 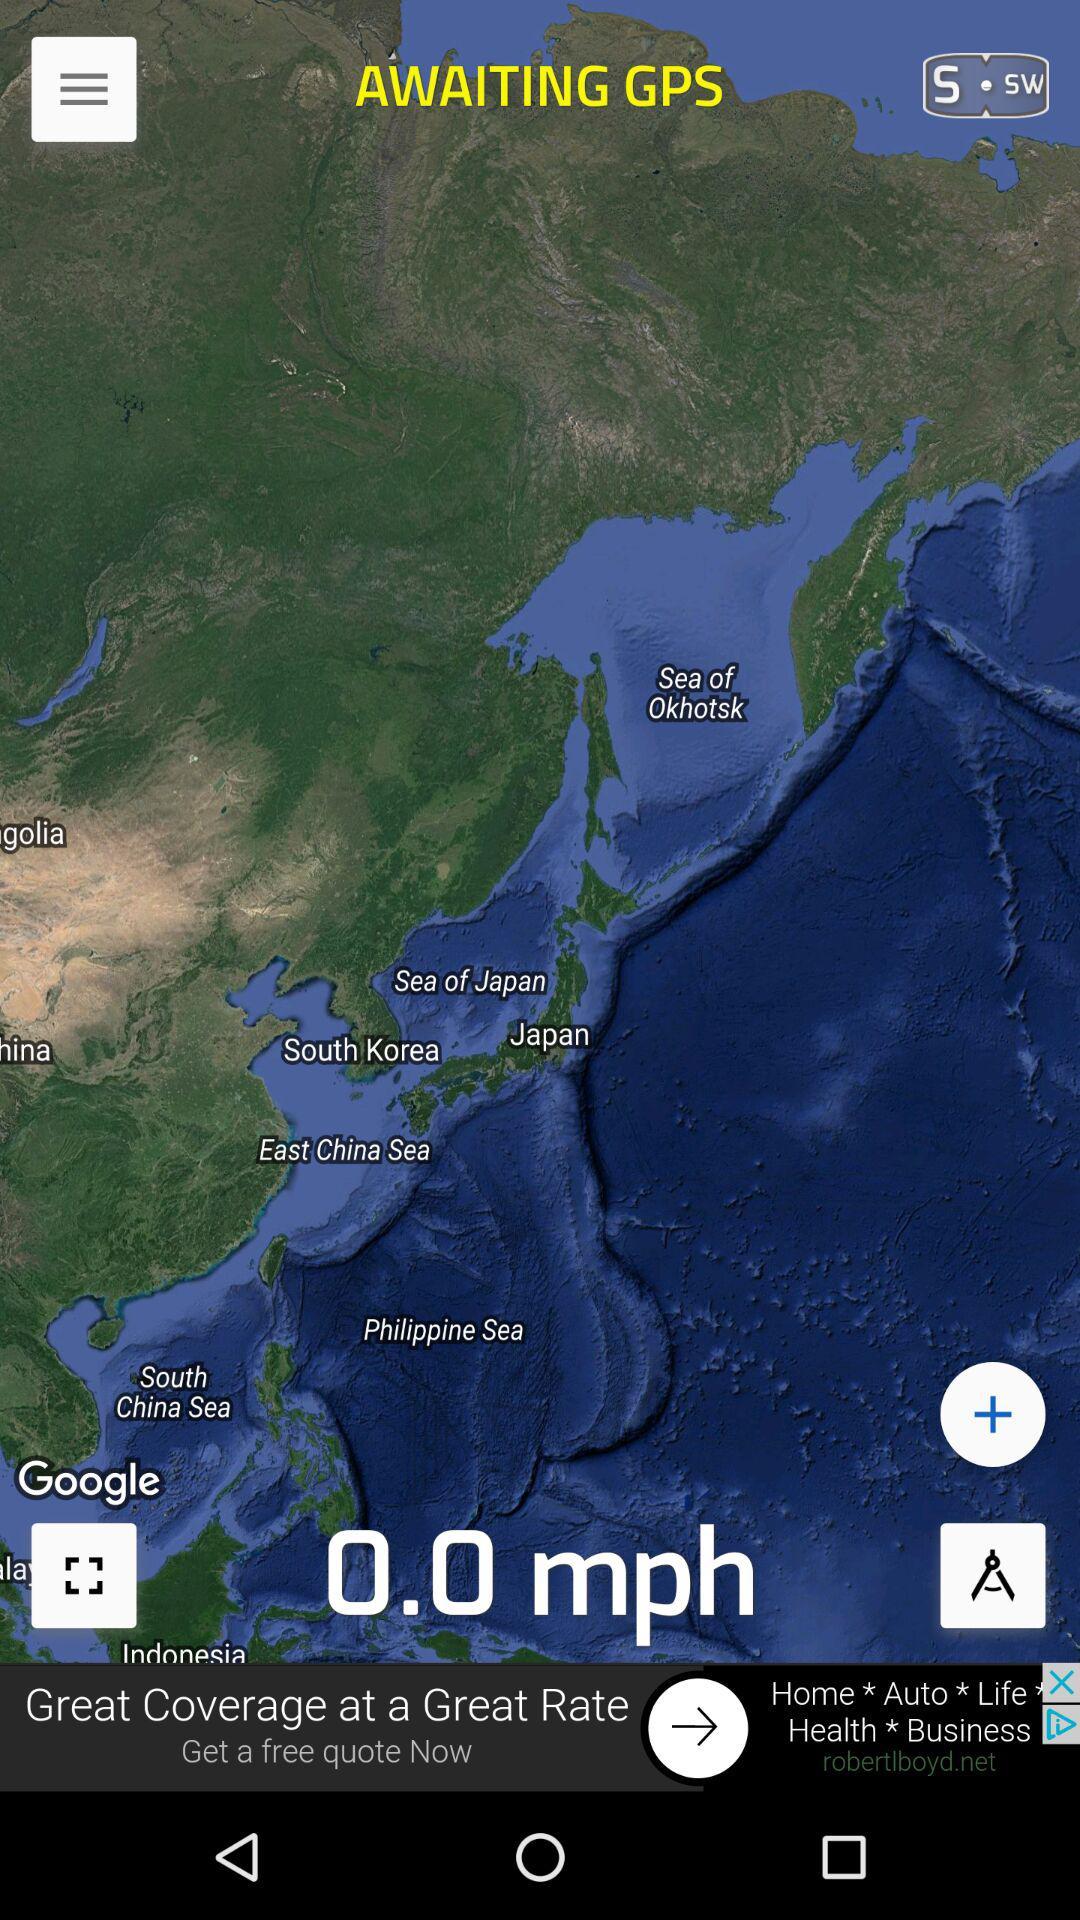 I want to click on the add icon, so click(x=992, y=1413).